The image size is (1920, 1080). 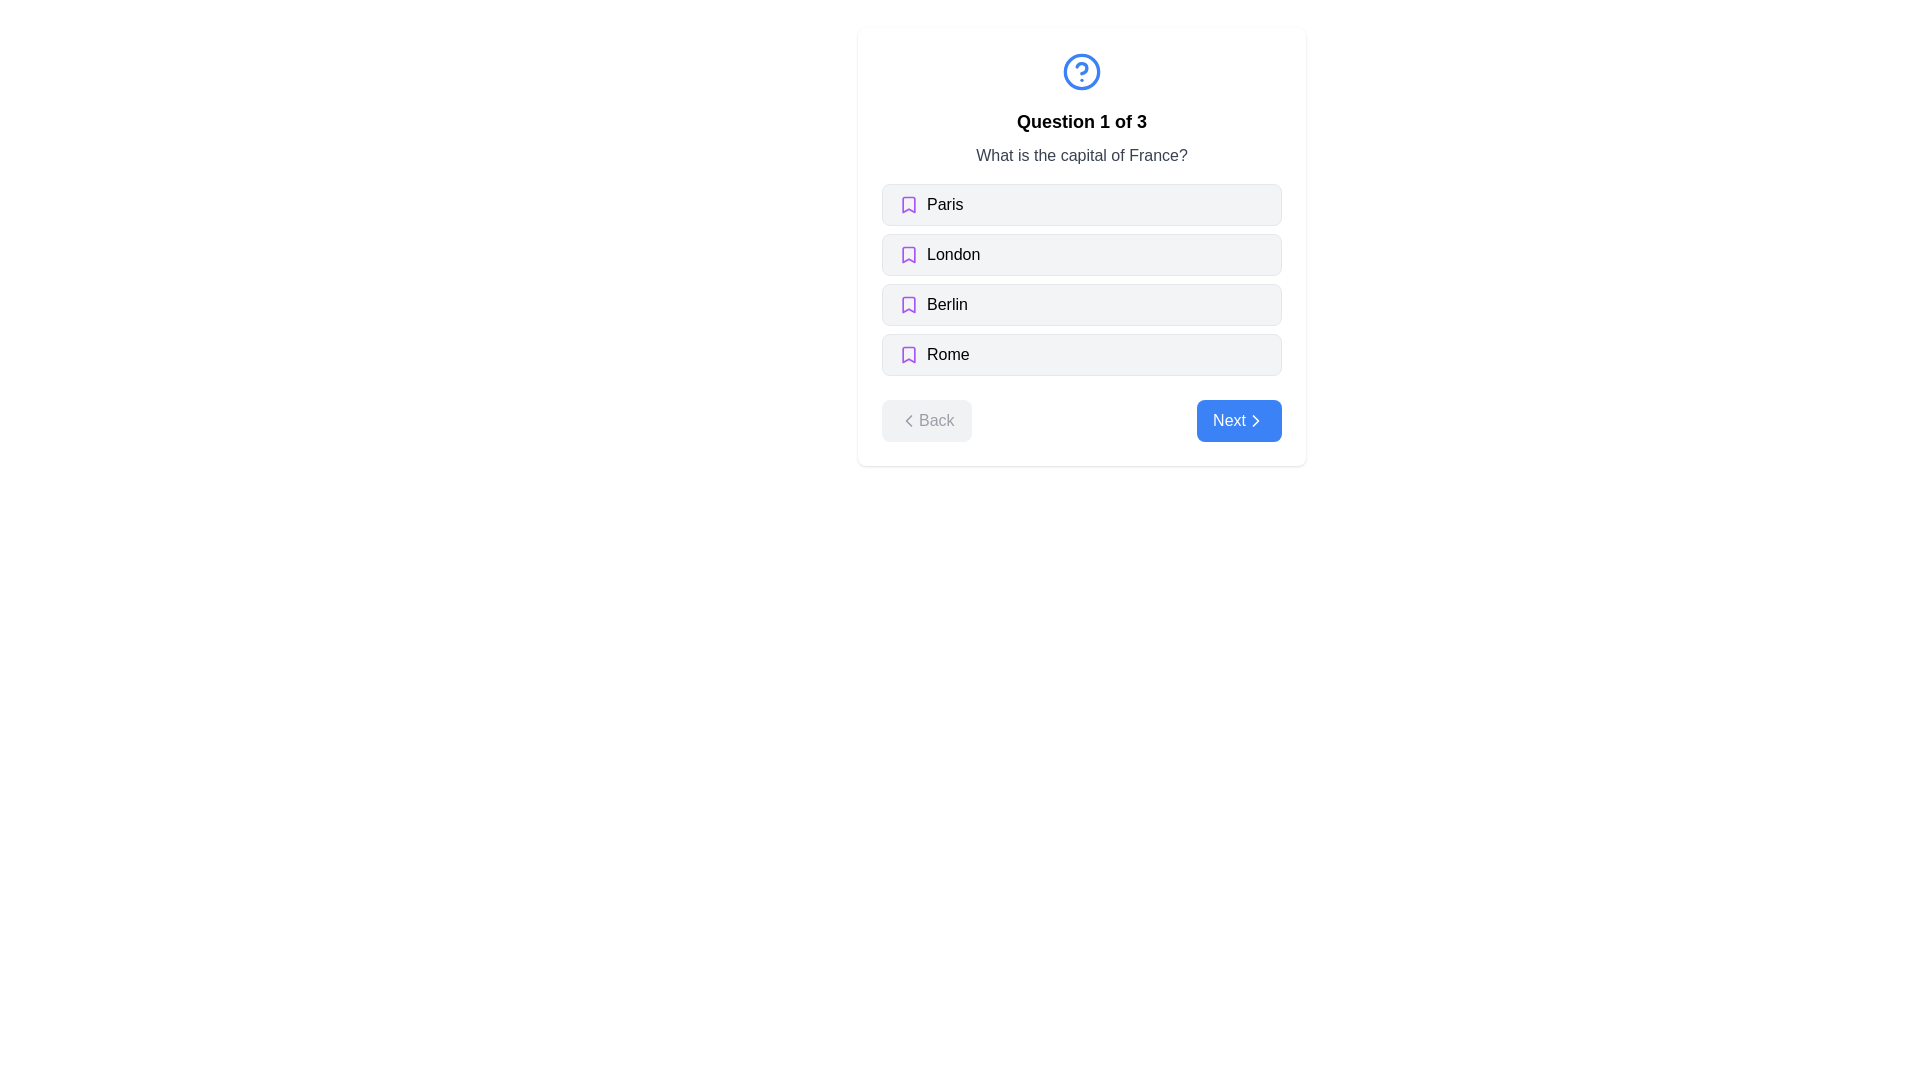 What do you see at coordinates (907, 204) in the screenshot?
I see `the vibrant purple bookmark icon located to the left of the 'Paris' label in the quiz options by clicking on it` at bounding box center [907, 204].